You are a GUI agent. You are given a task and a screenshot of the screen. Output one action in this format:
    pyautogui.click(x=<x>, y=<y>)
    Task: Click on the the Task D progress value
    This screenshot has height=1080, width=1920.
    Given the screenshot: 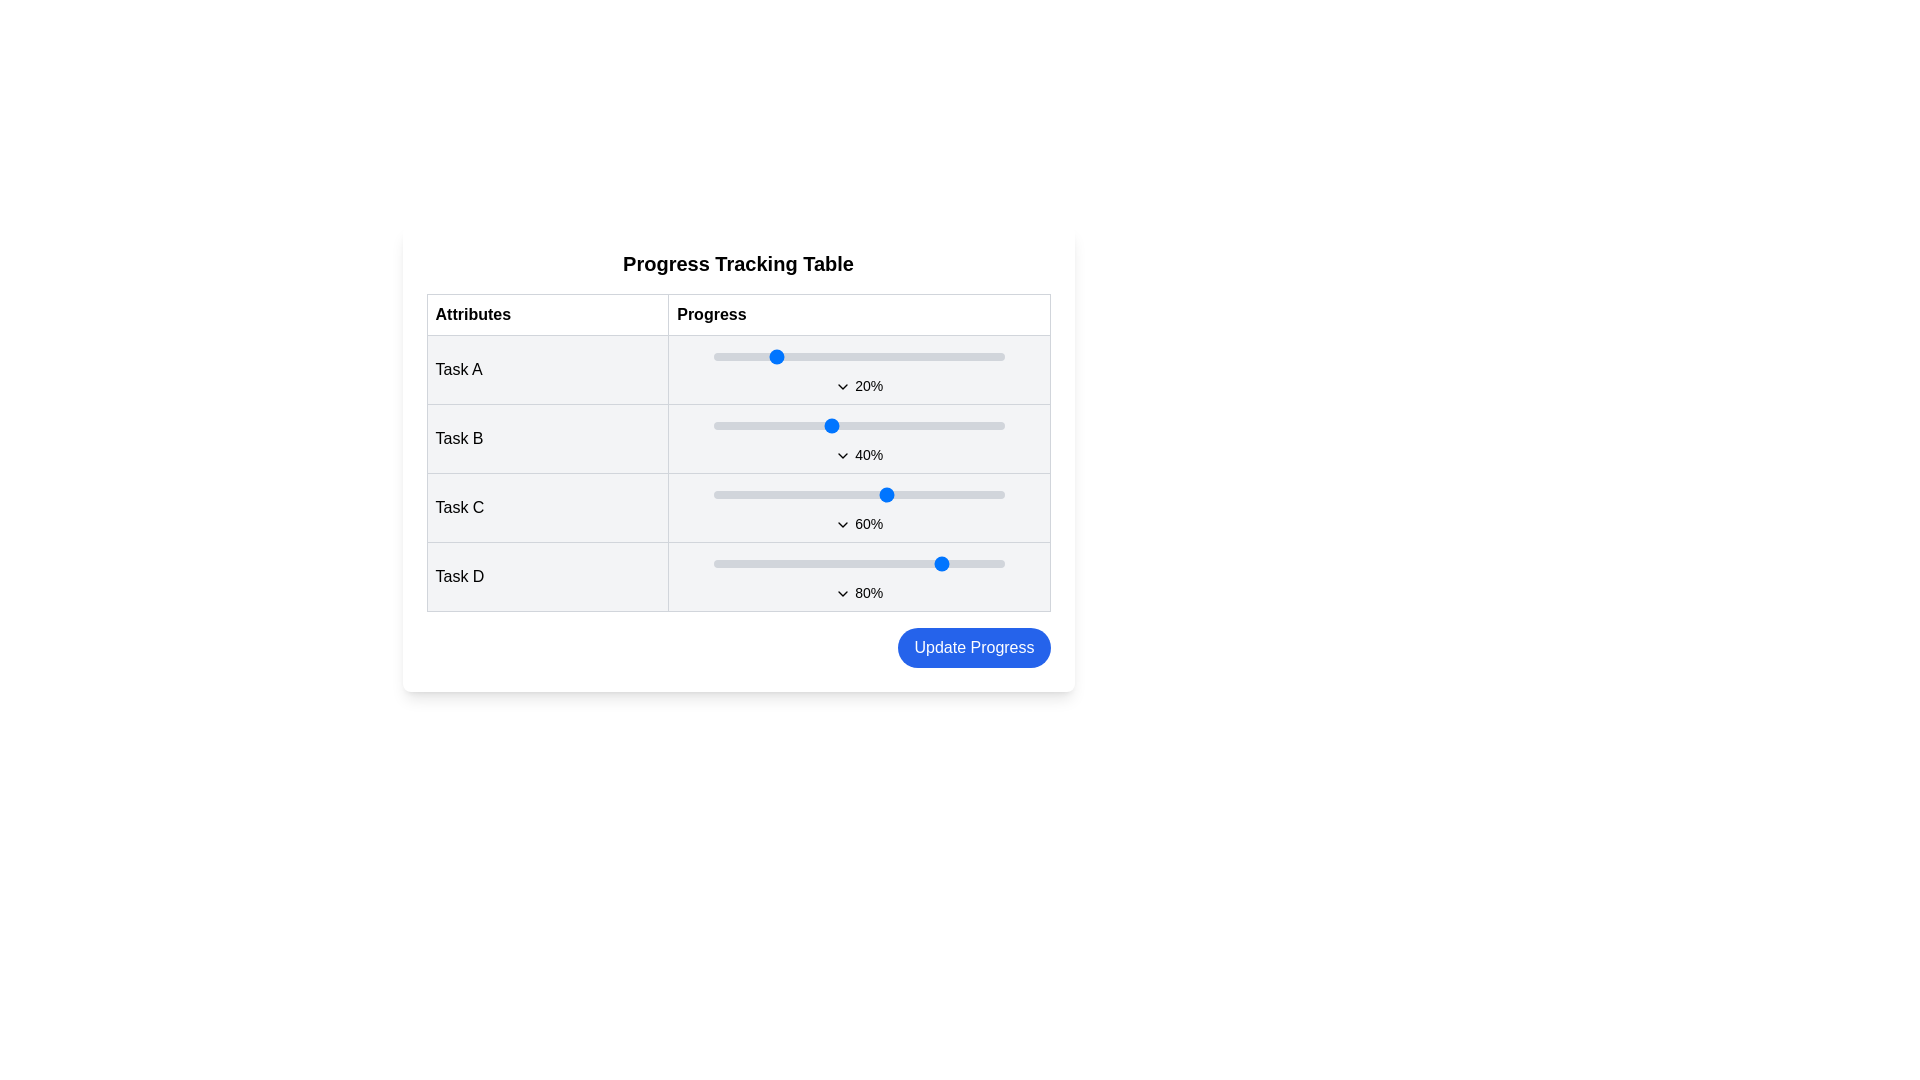 What is the action you would take?
    pyautogui.click(x=919, y=563)
    